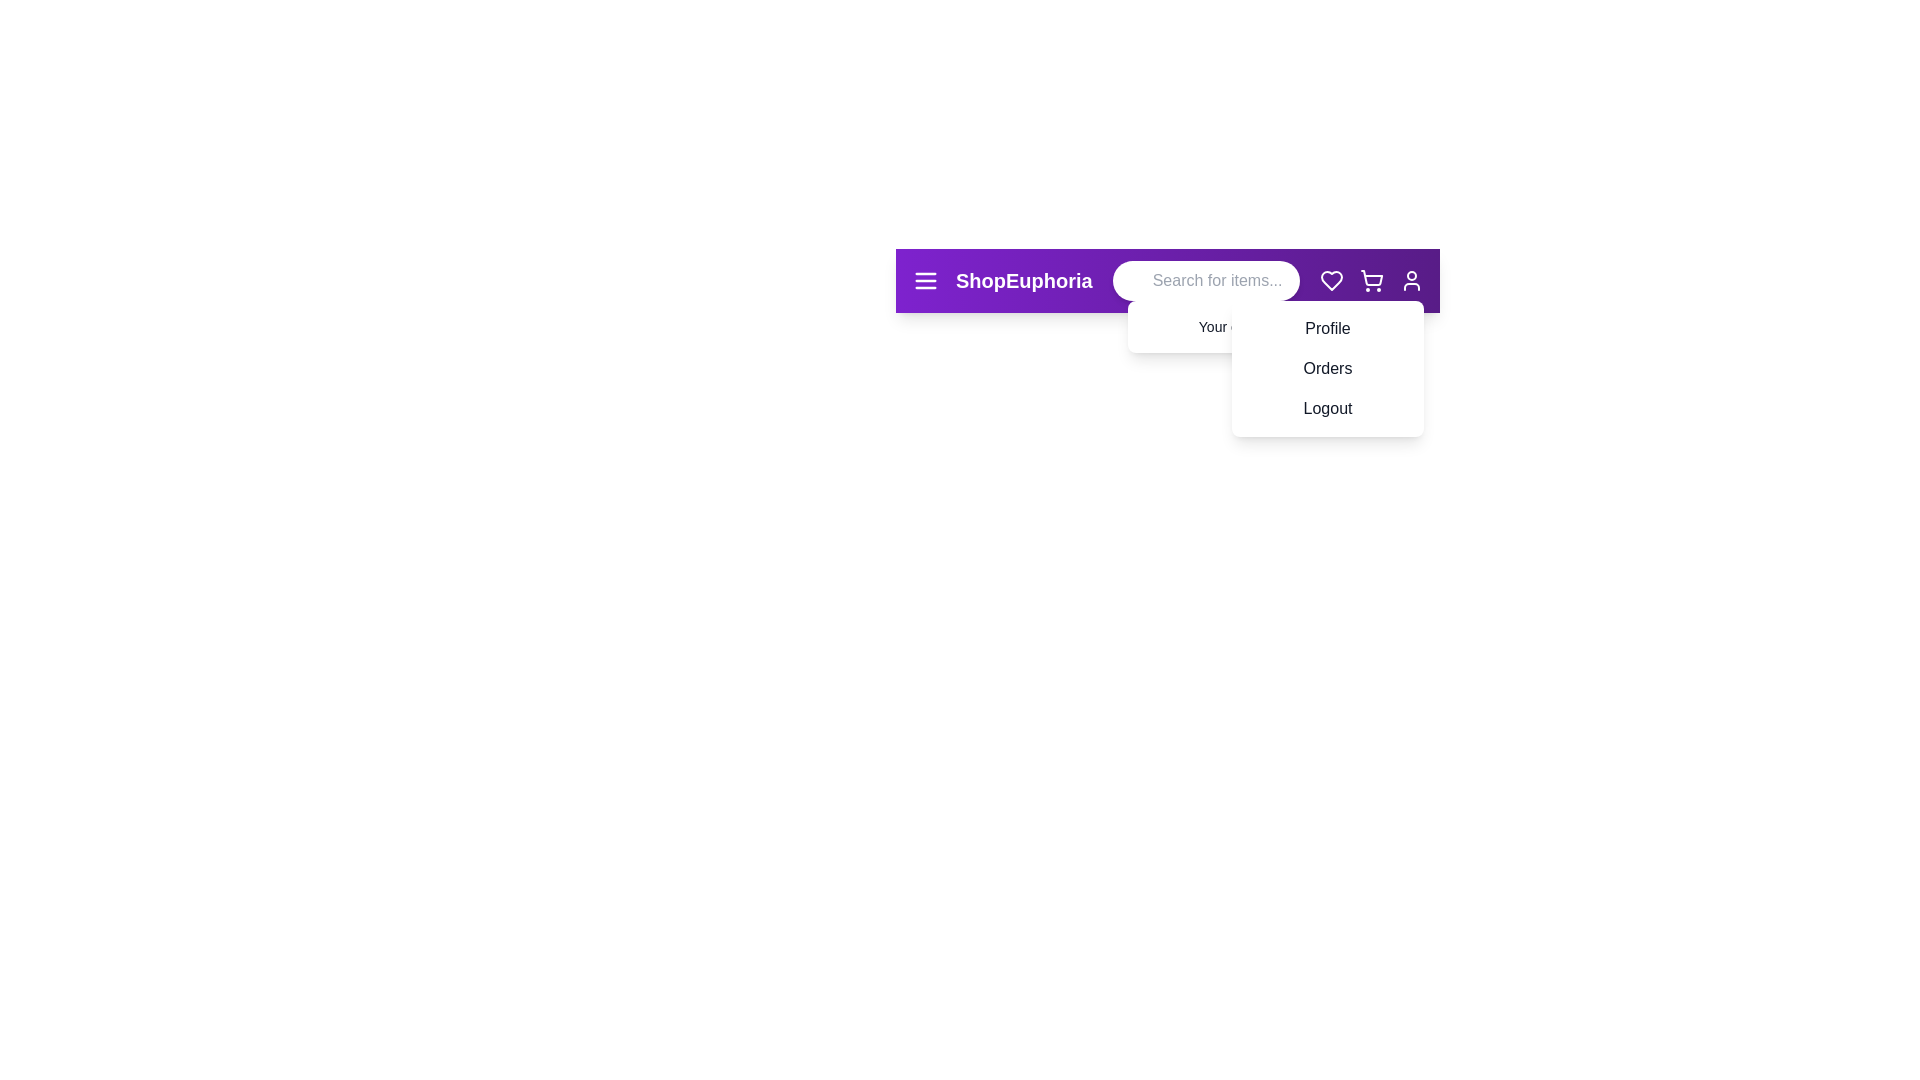  What do you see at coordinates (1410, 281) in the screenshot?
I see `the user icon to toggle the user menu` at bounding box center [1410, 281].